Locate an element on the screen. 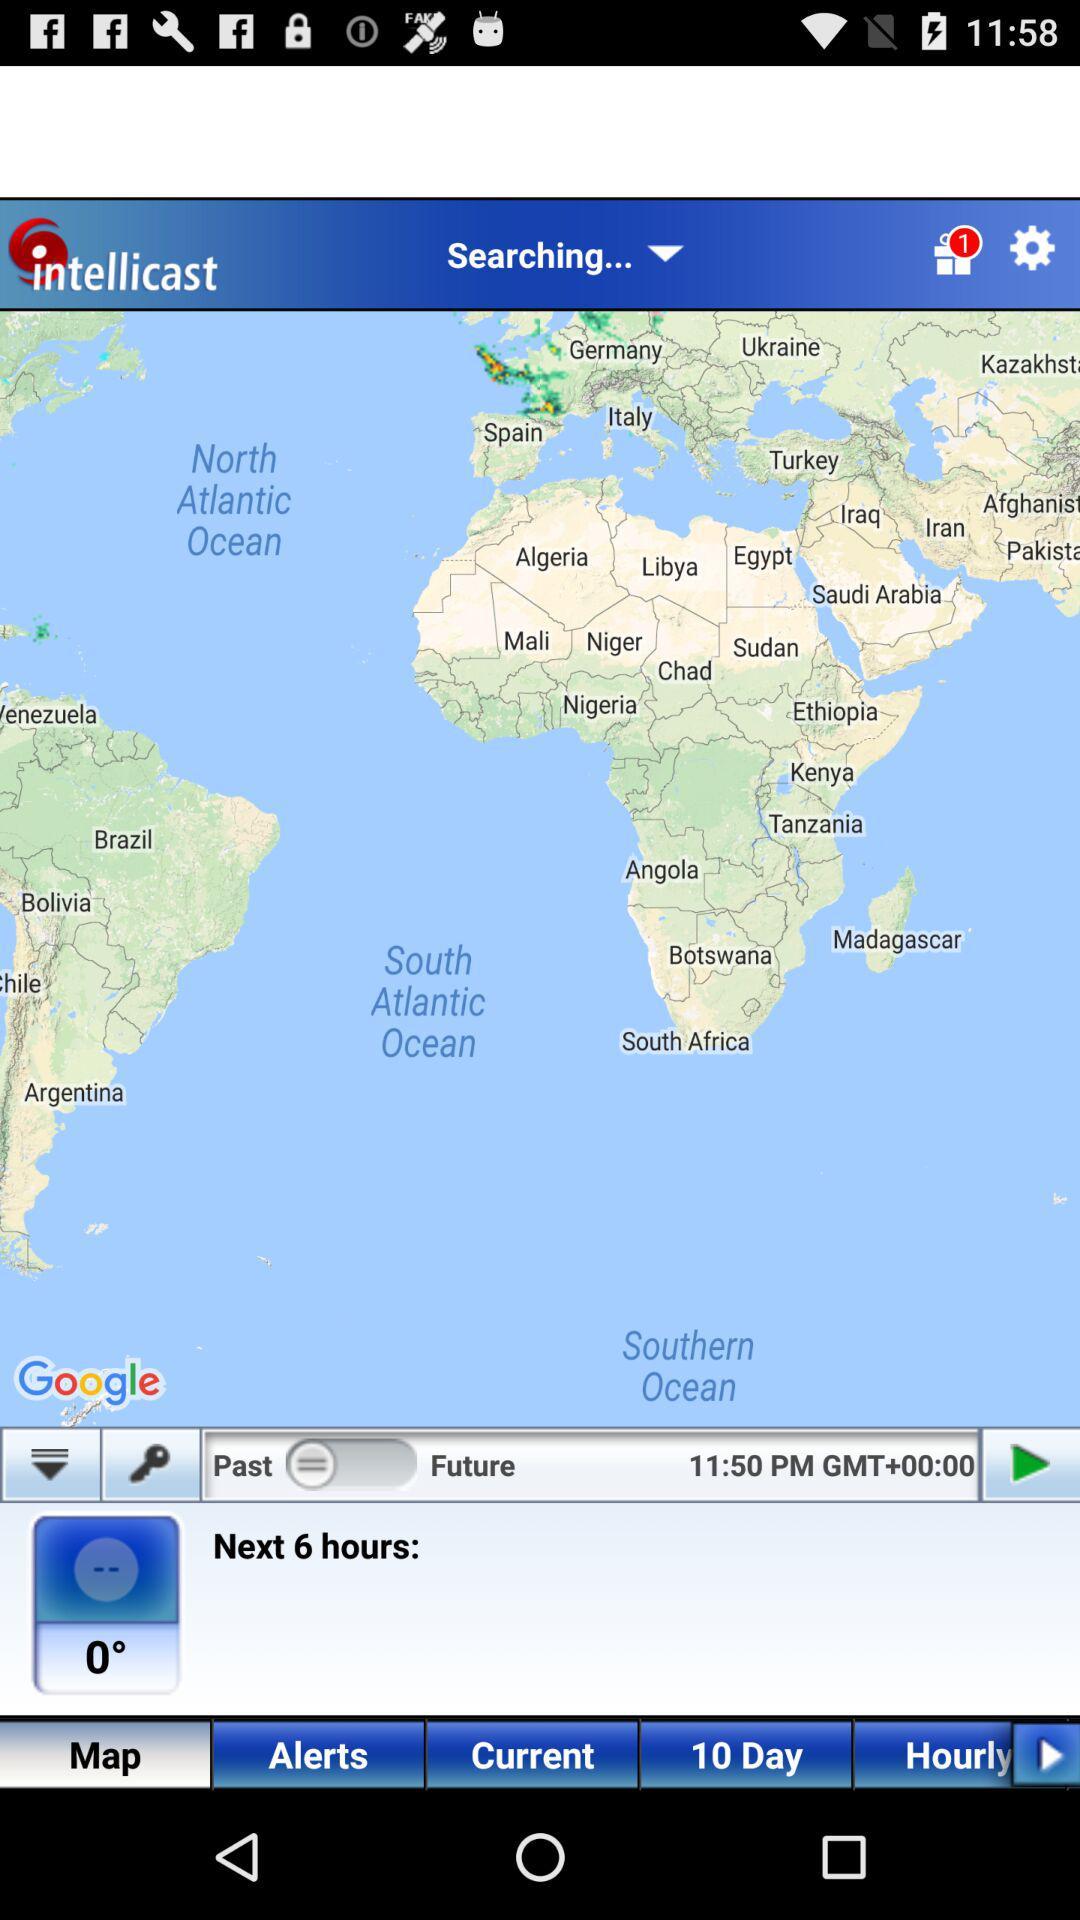  the settings icon is located at coordinates (1032, 264).